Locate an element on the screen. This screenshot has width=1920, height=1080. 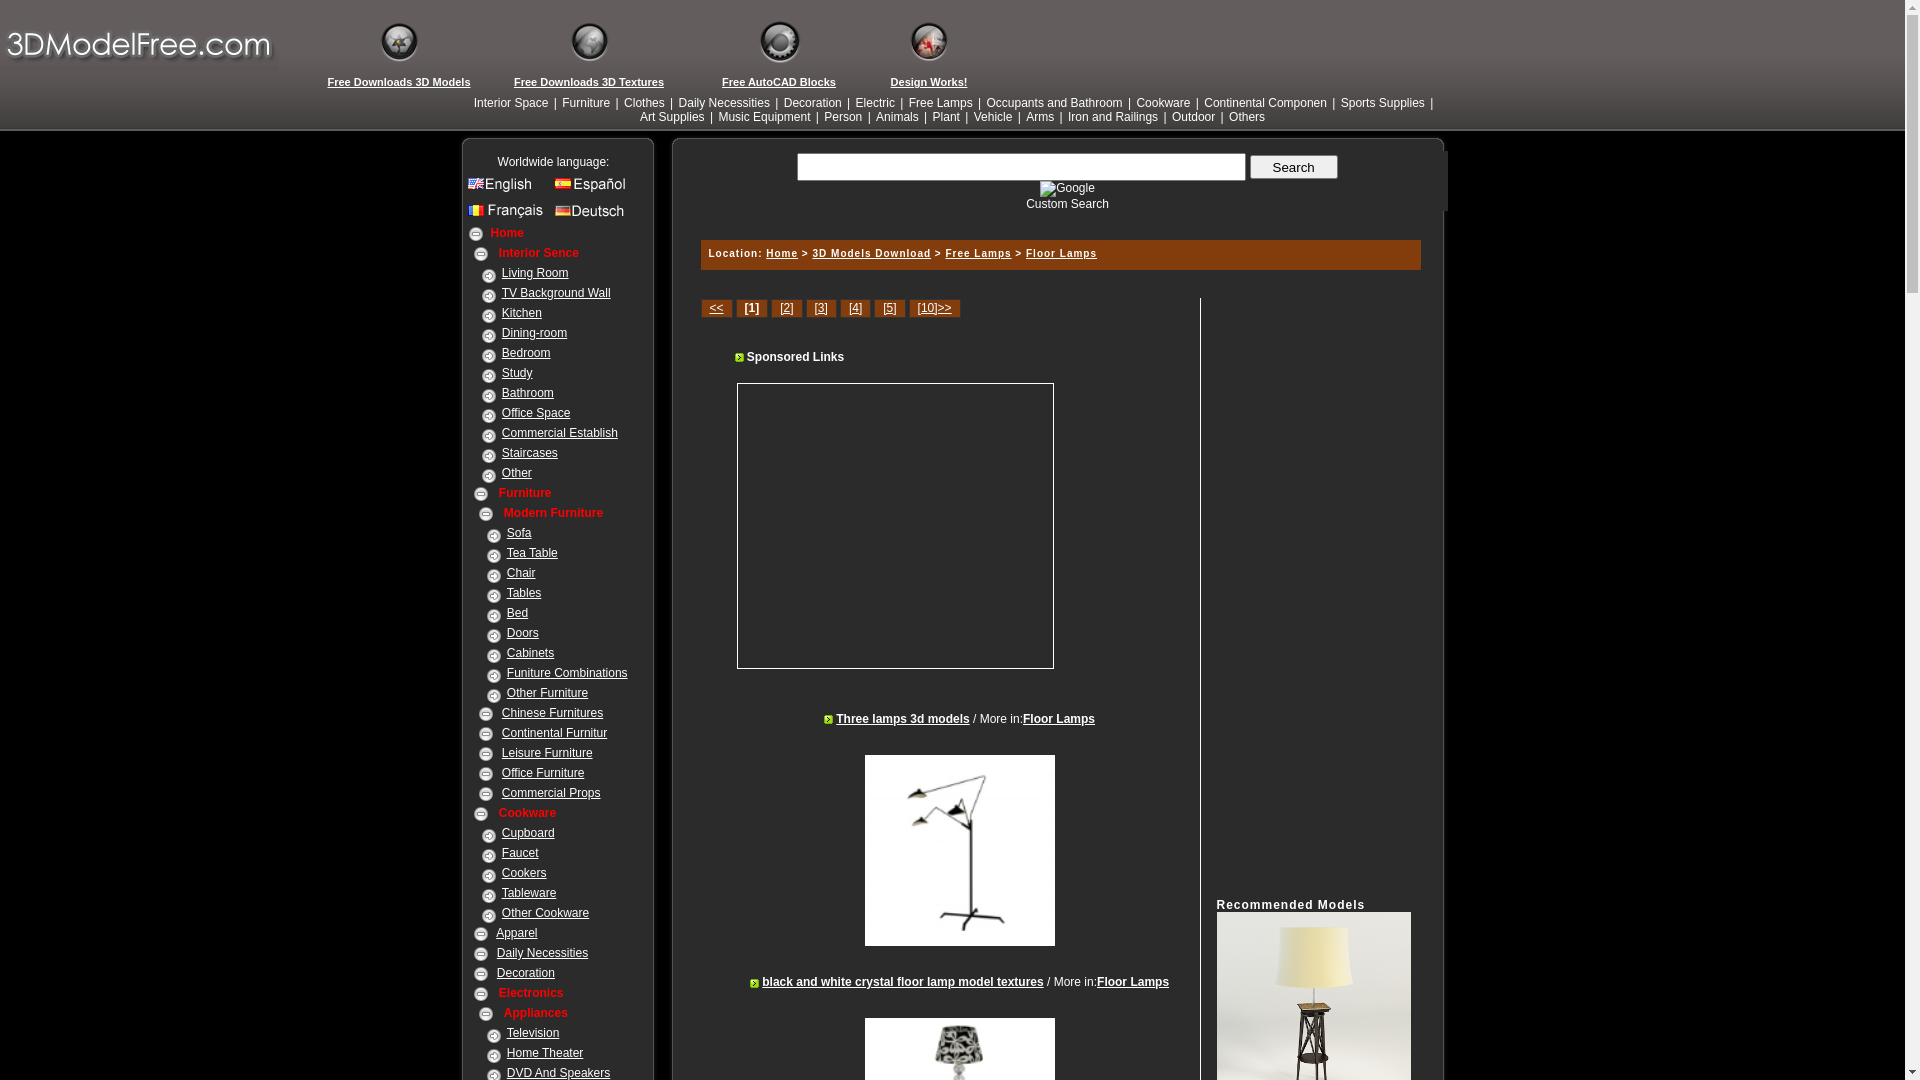
'Electronics' is located at coordinates (531, 992).